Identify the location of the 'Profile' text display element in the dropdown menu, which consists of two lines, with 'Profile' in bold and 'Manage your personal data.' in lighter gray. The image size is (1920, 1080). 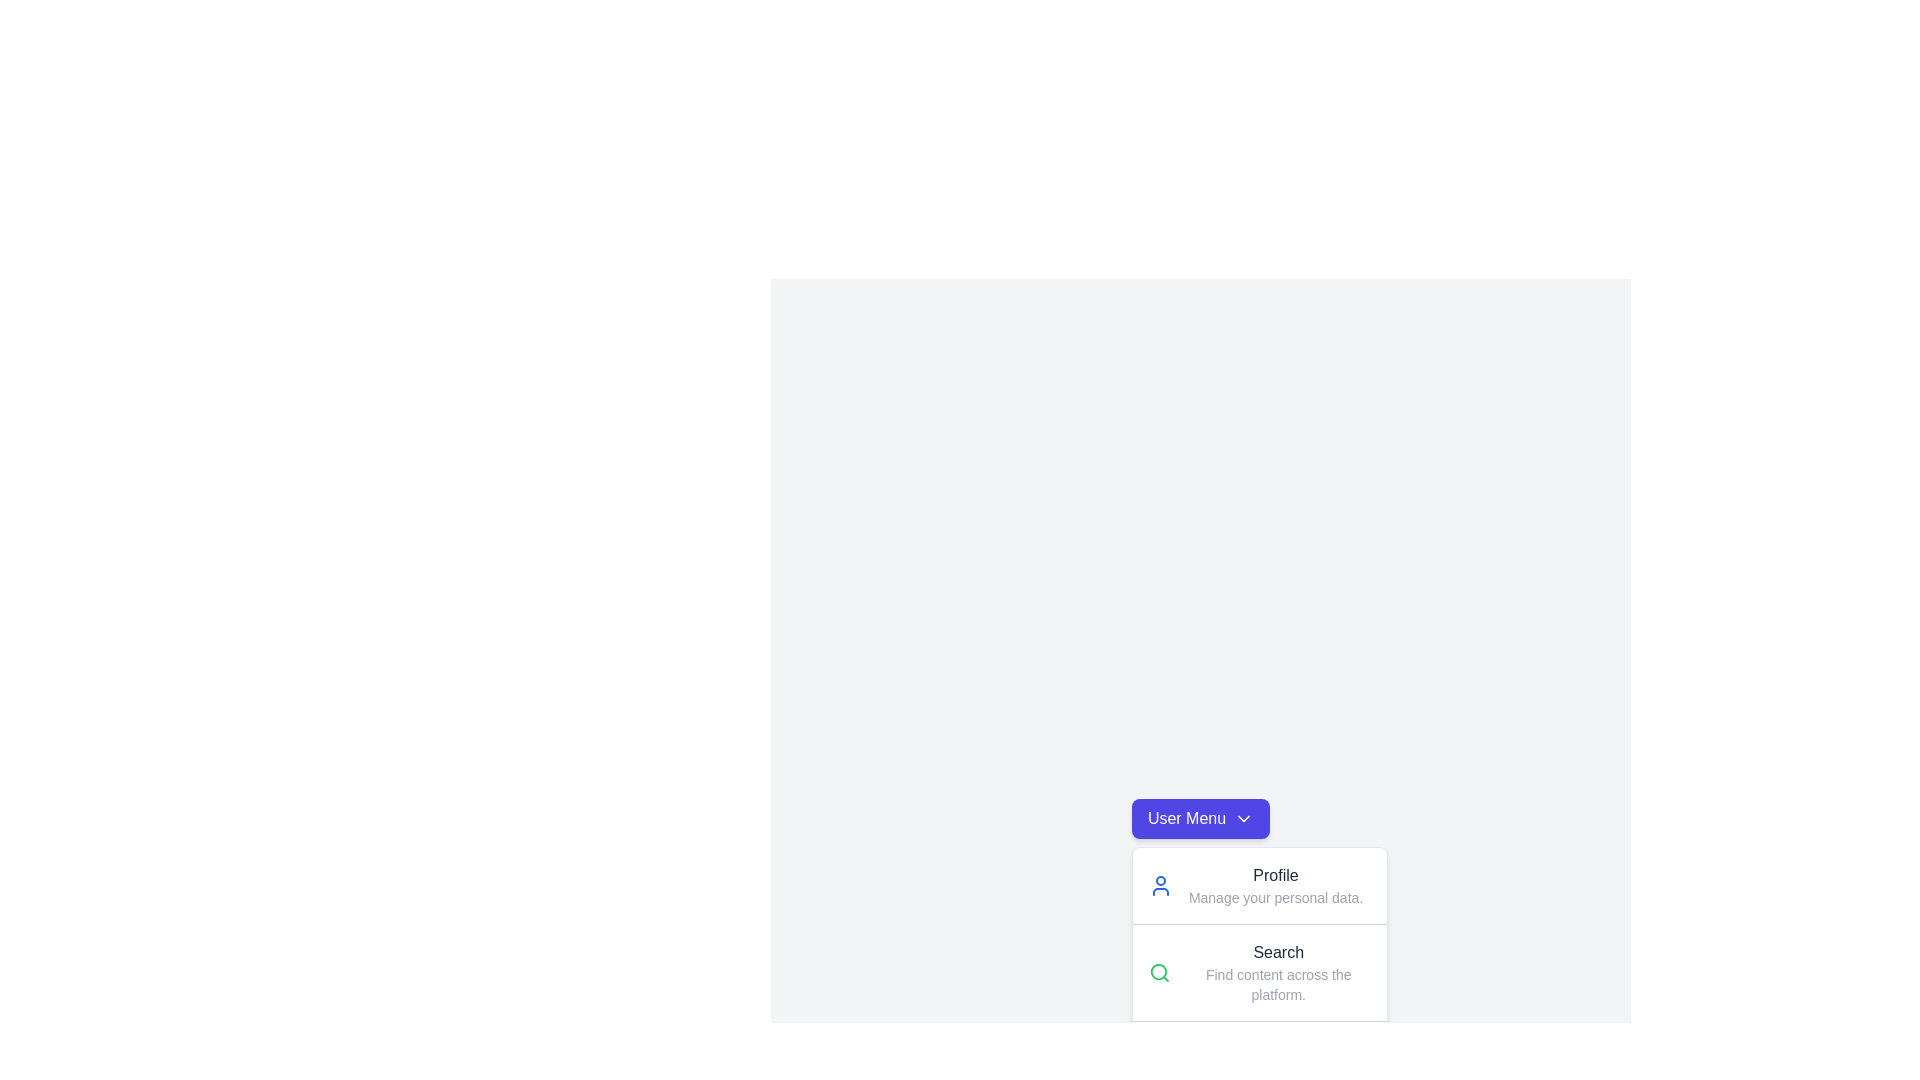
(1275, 885).